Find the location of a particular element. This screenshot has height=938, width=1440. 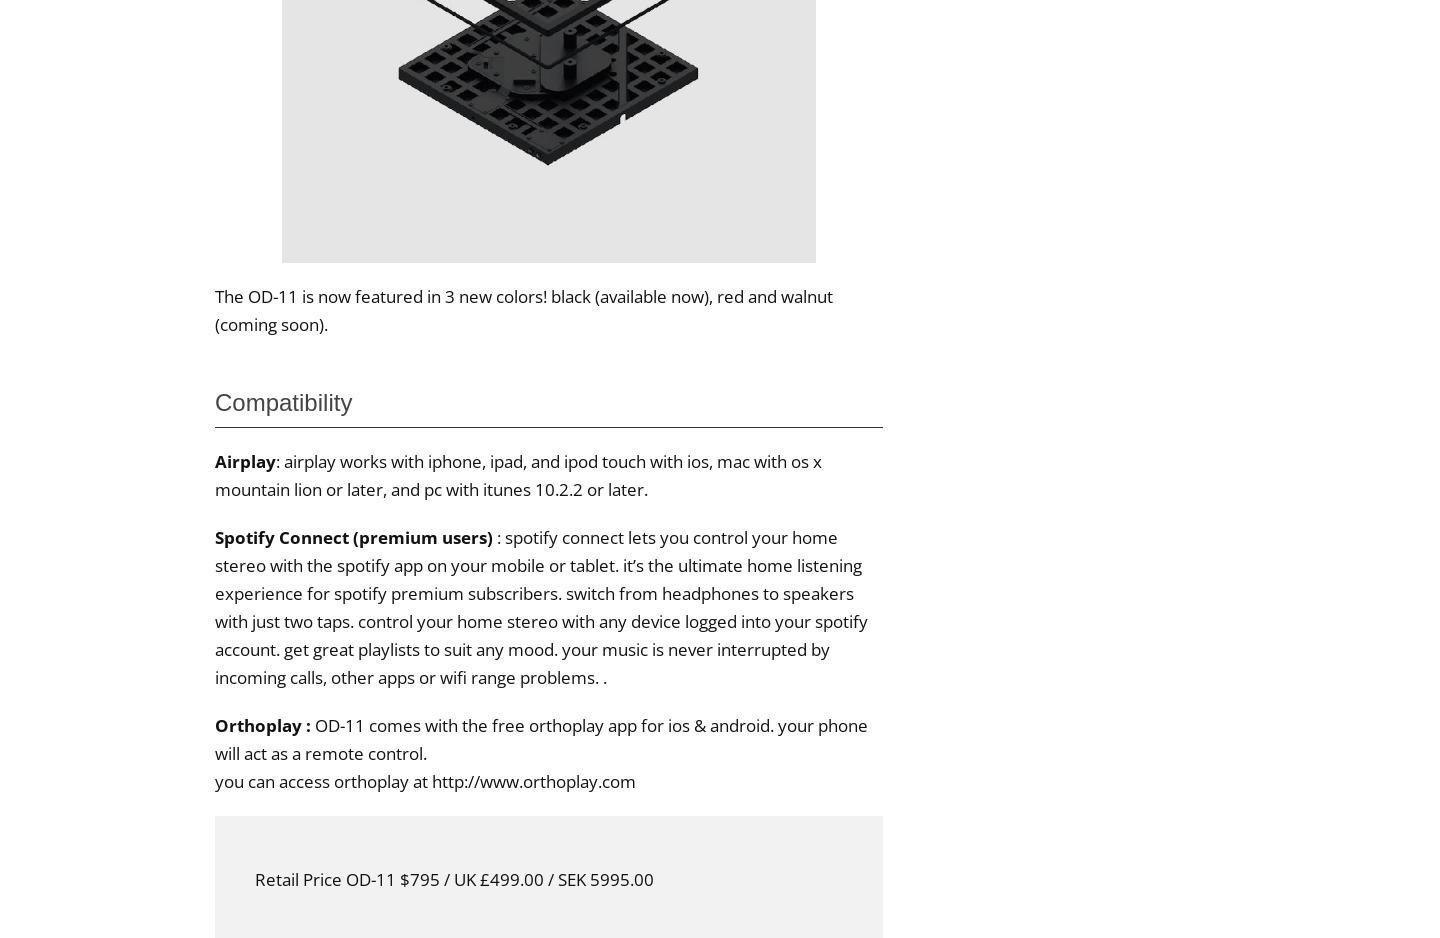

'The OD-11 is now featured in 3 new colors! black (available now), red and walnut (coming soon).' is located at coordinates (523, 308).